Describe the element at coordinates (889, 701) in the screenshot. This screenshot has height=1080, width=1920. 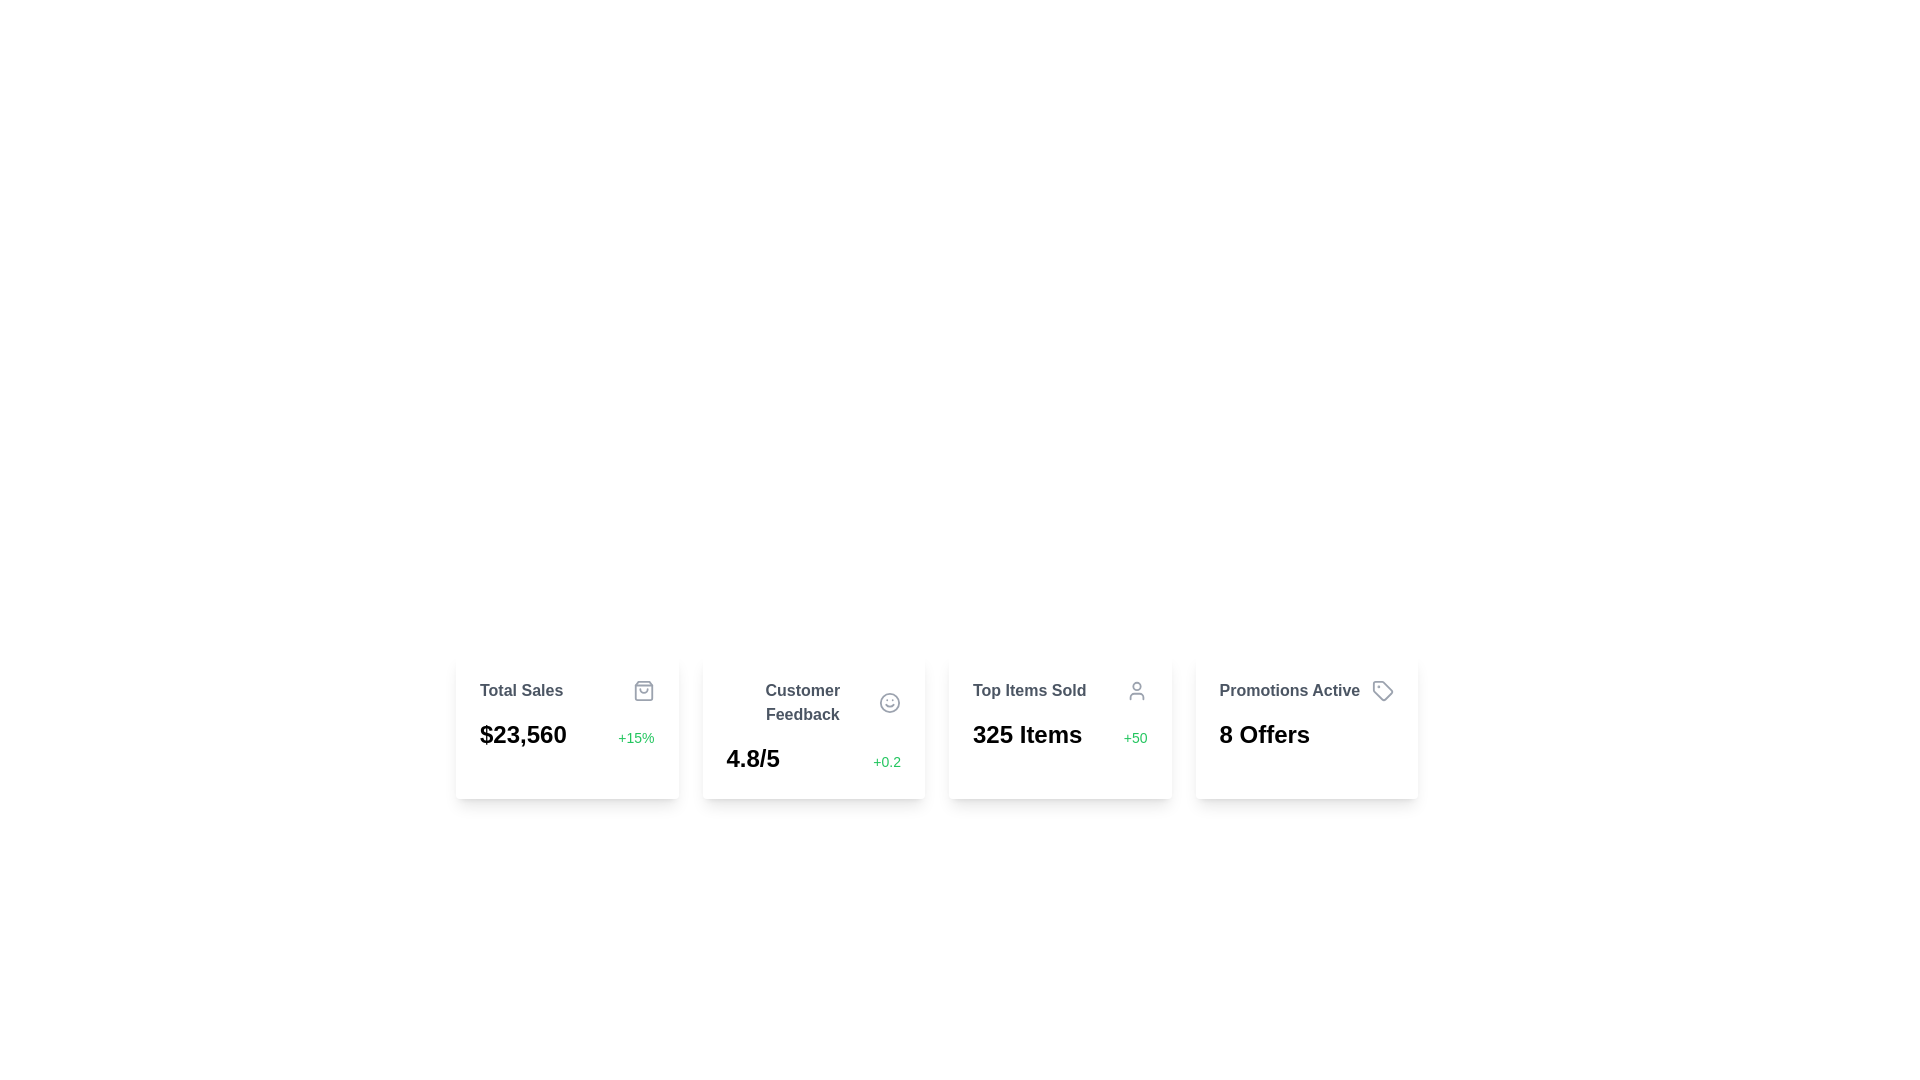
I see `the circular smiley face graphic icon located in the 'Customer Feedback' section, which is centered above the feedback value '4.8/5'` at that location.